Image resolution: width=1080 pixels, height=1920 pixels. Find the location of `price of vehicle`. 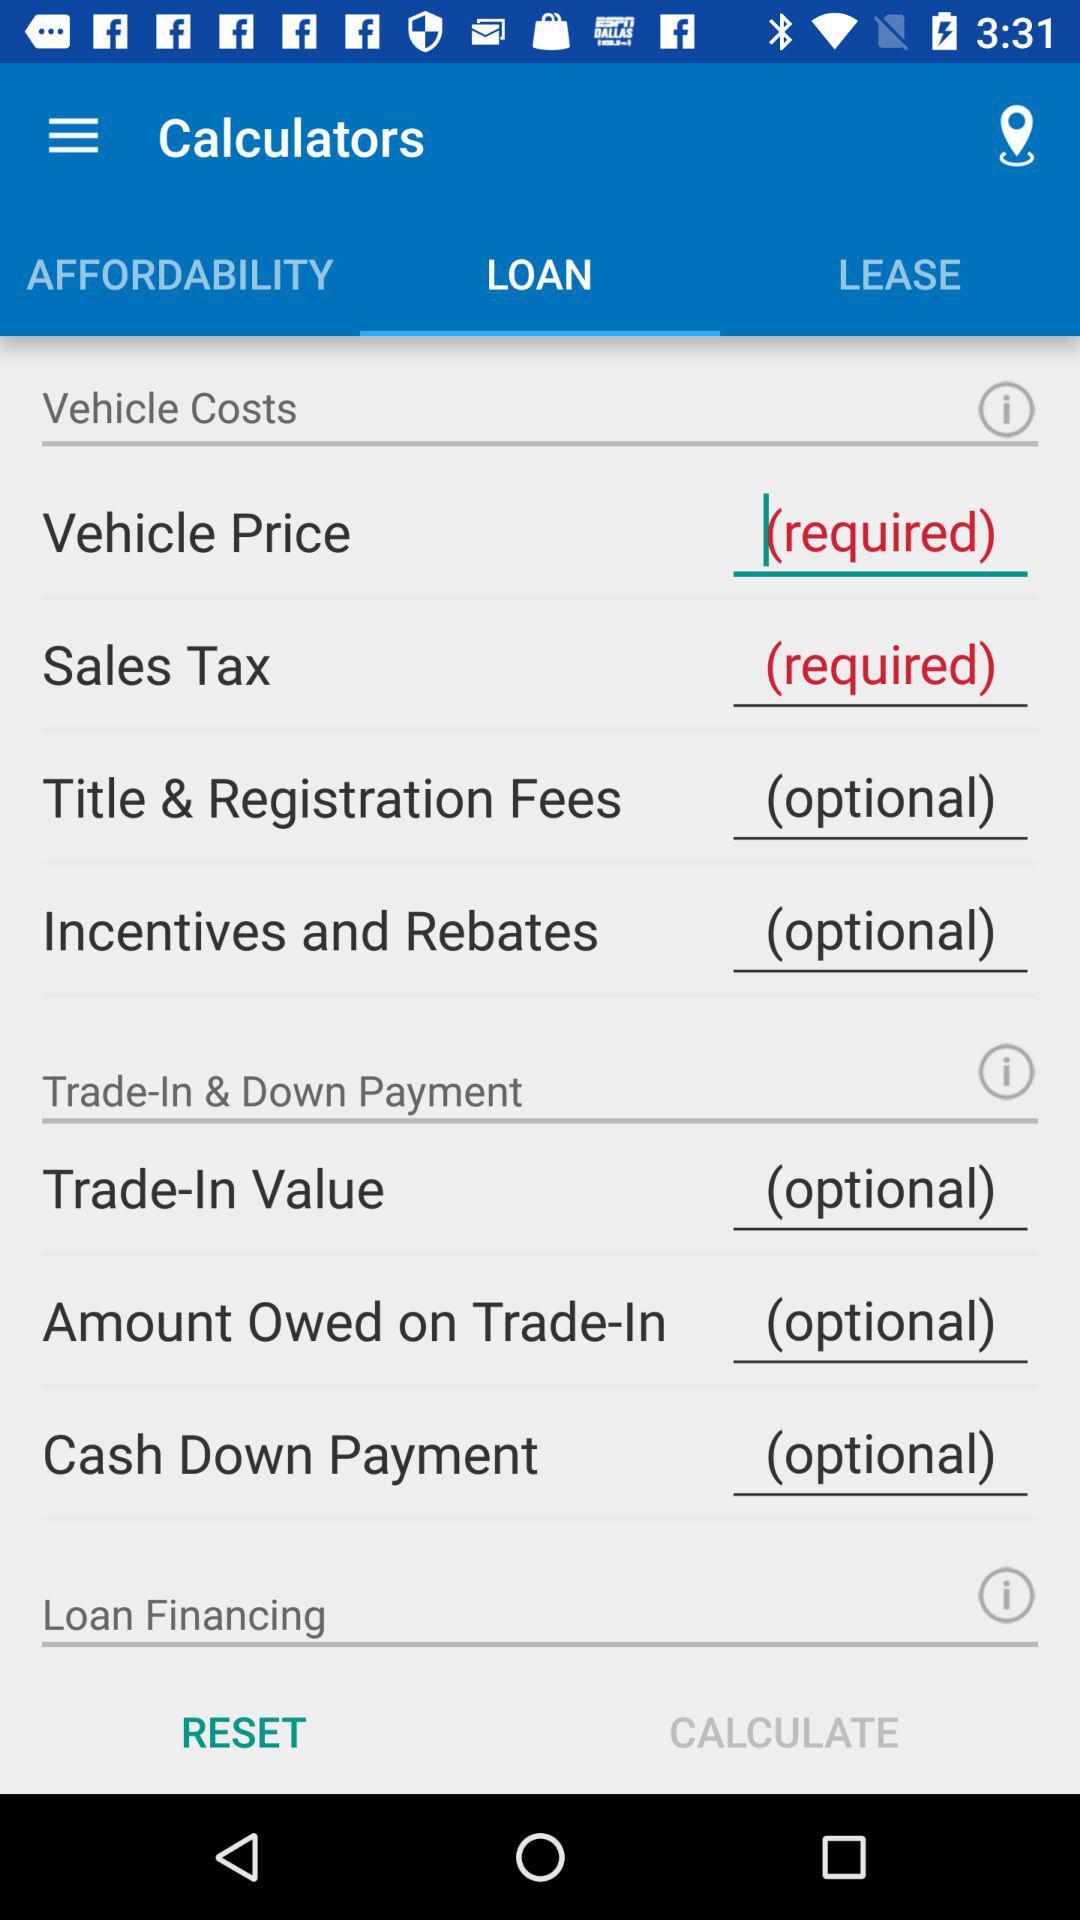

price of vehicle is located at coordinates (879, 531).